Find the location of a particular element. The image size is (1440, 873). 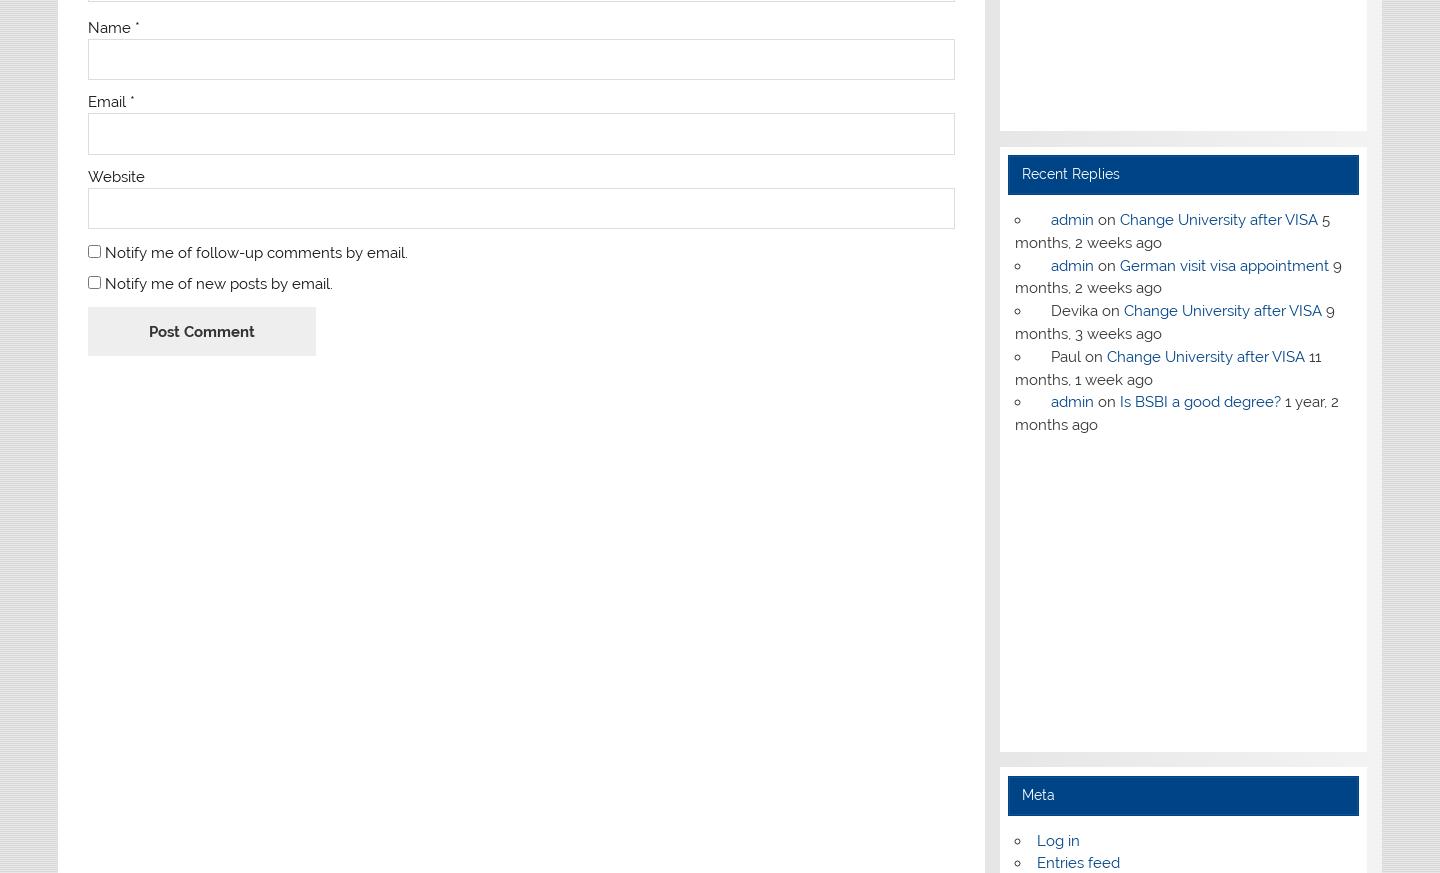

'Log in' is located at coordinates (1057, 840).